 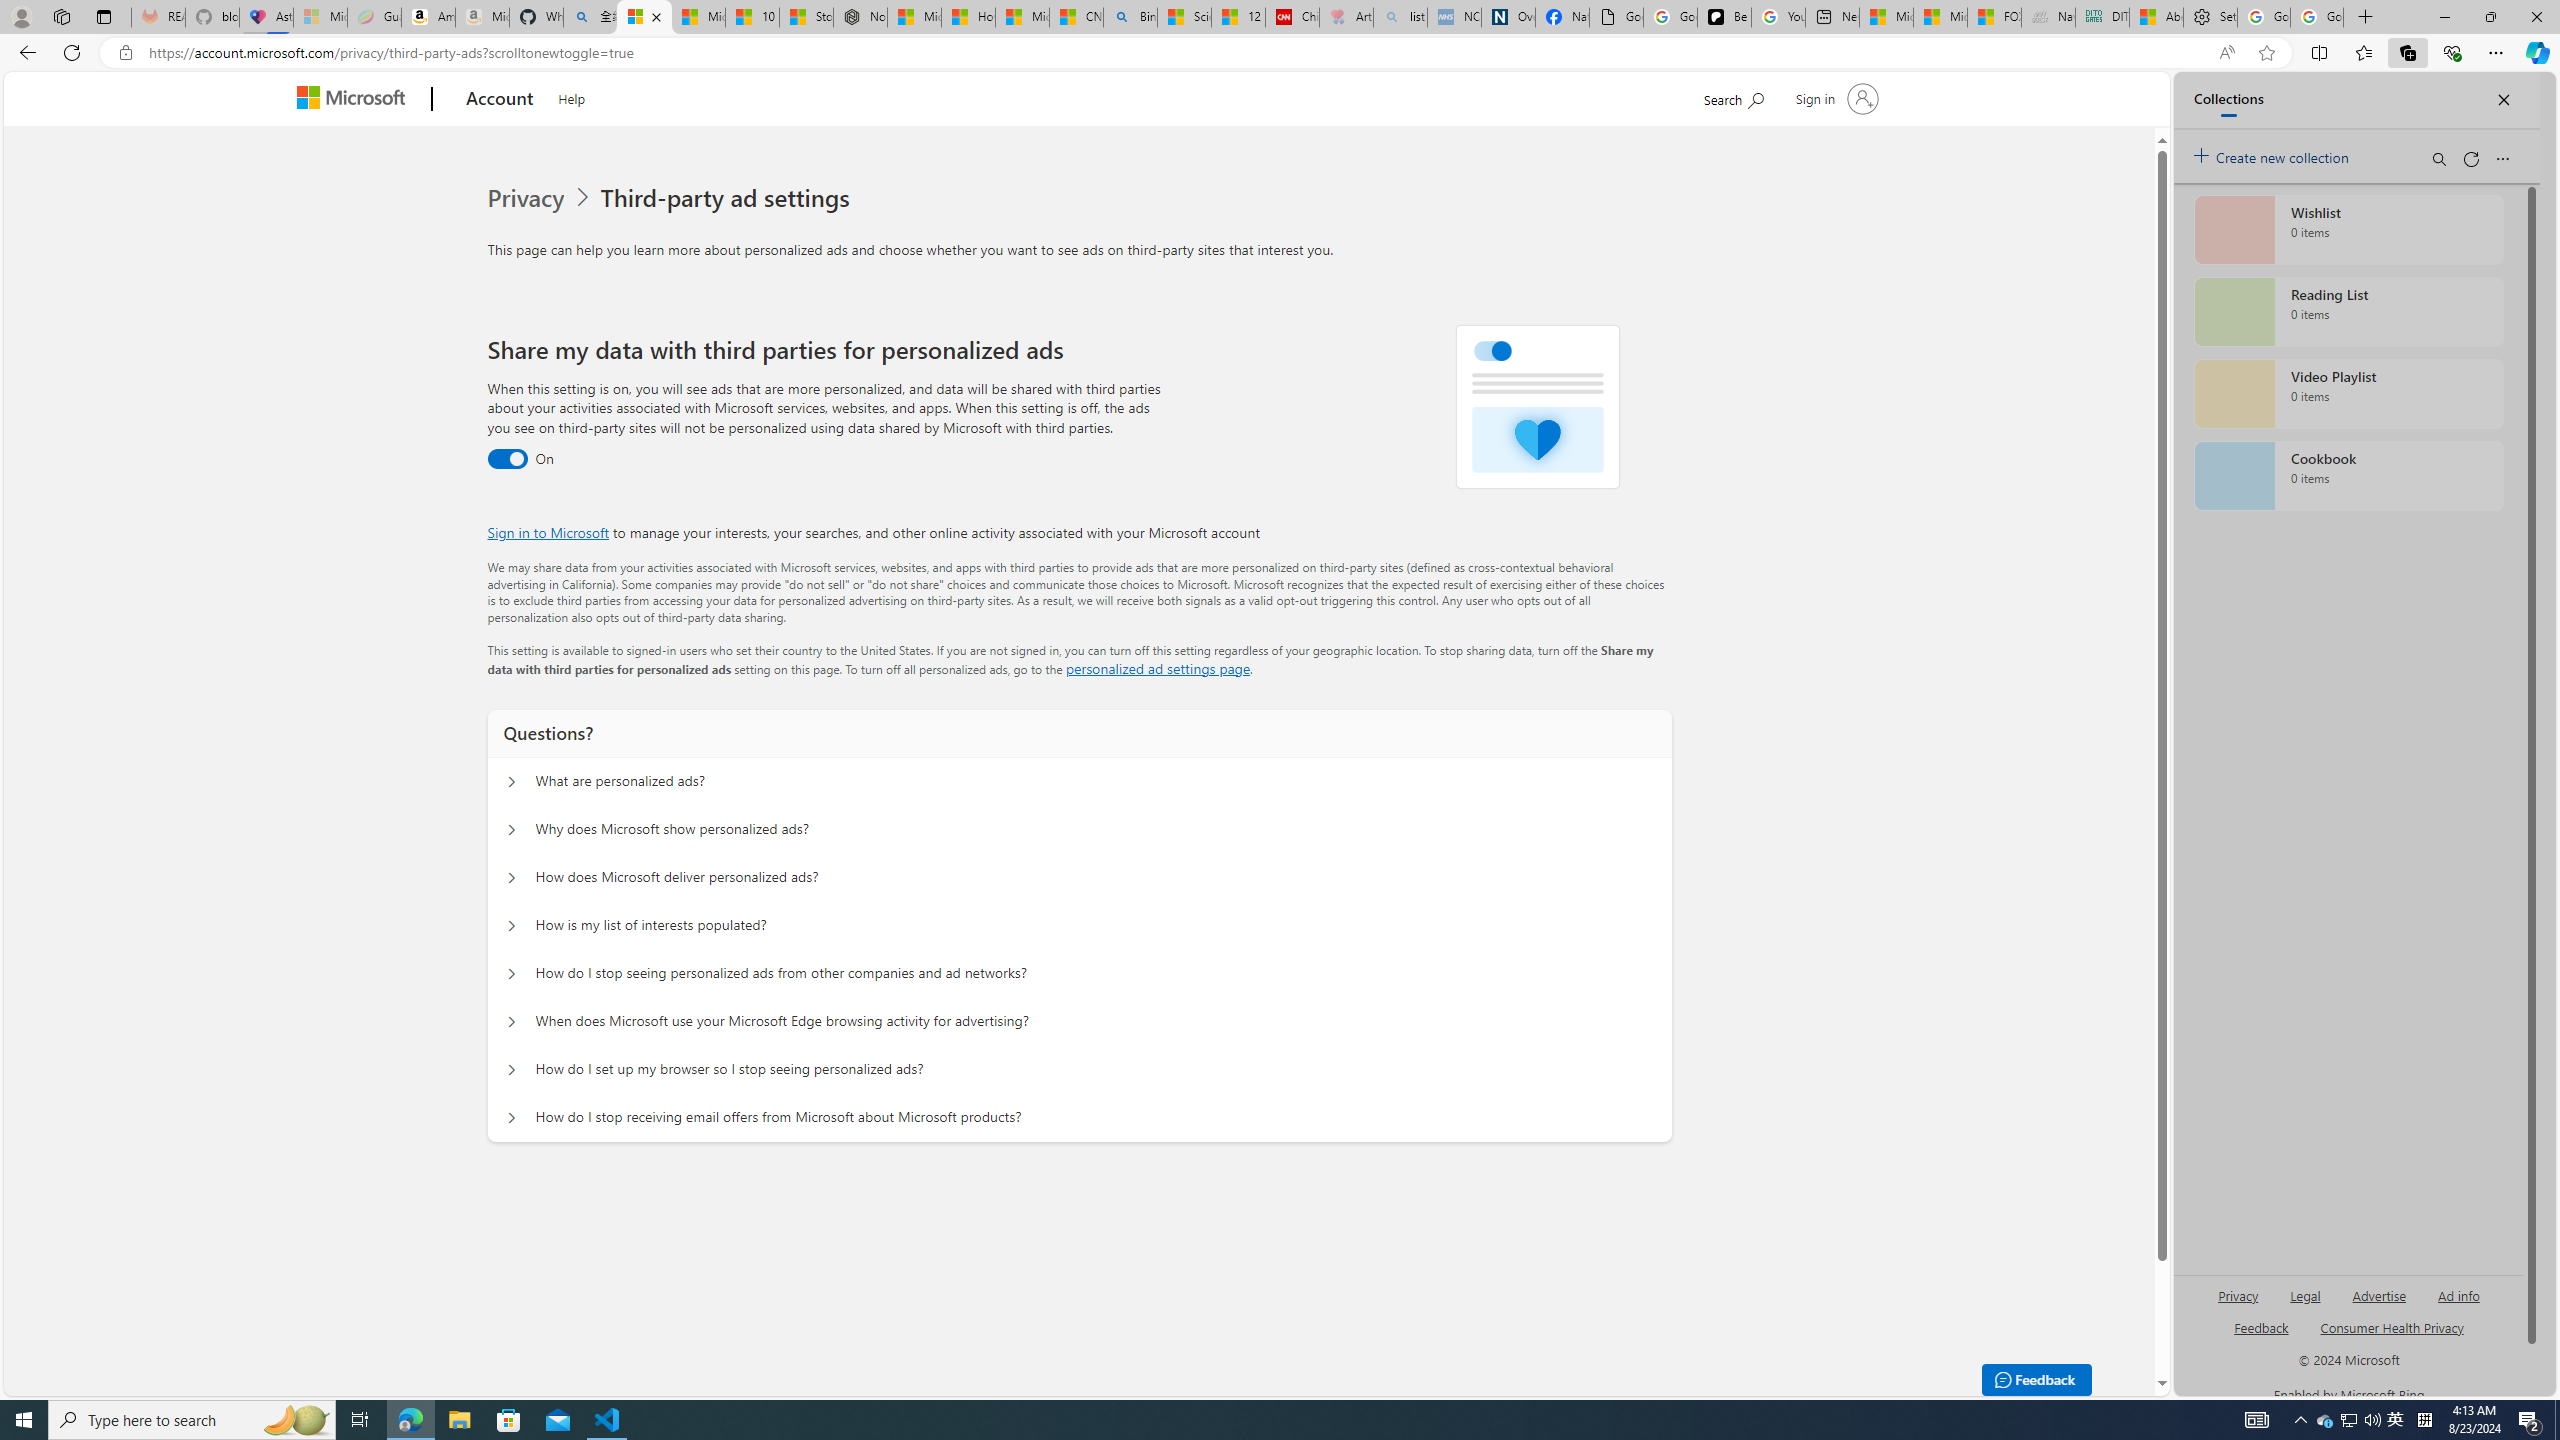 I want to click on 'NCL Adult Asthma Inhaler Choice Guideline - Sleeping', so click(x=1454, y=16).